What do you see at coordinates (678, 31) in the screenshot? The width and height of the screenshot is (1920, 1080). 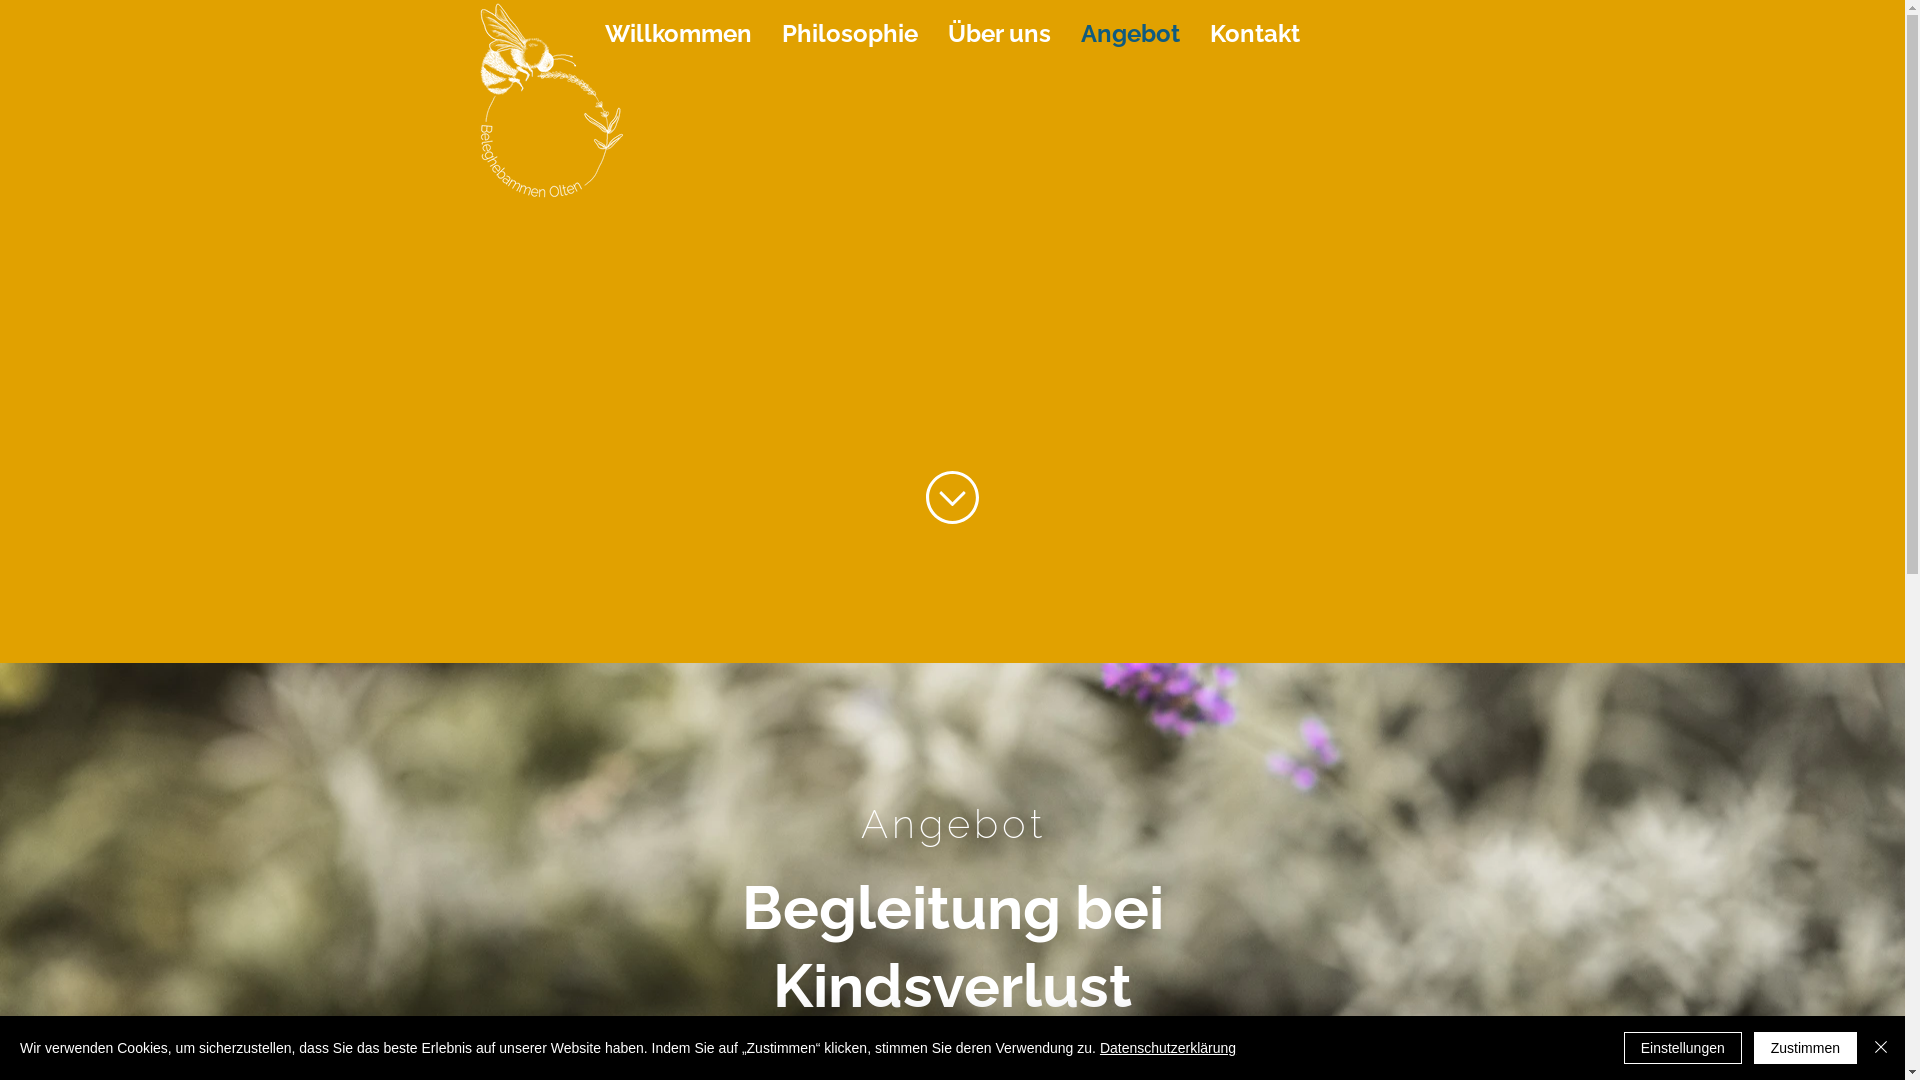 I see `'Willkommen'` at bounding box center [678, 31].